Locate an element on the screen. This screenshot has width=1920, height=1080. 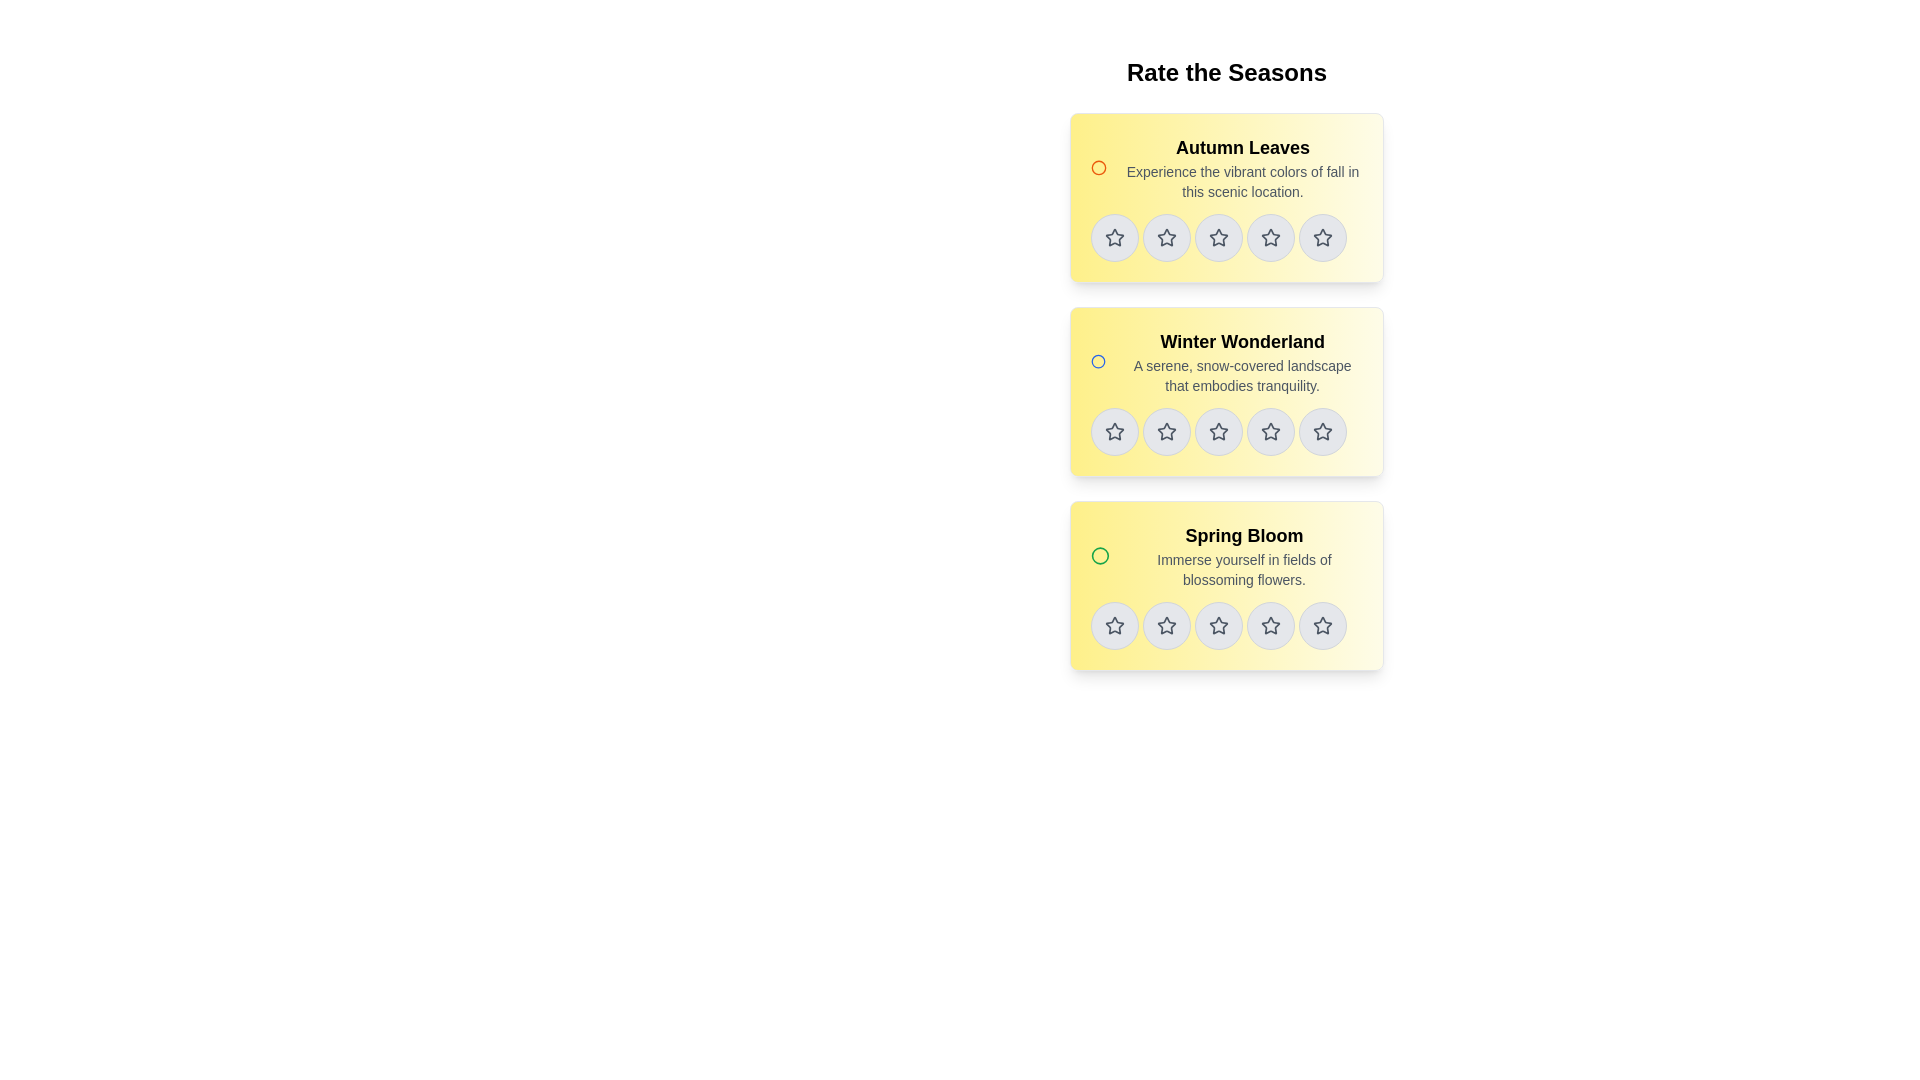
the text block titled 'Autumn Leaves' with a prominent bold first line and a smaller second line, located within the first yellow rectangular card in a vertical list is located at coordinates (1226, 167).